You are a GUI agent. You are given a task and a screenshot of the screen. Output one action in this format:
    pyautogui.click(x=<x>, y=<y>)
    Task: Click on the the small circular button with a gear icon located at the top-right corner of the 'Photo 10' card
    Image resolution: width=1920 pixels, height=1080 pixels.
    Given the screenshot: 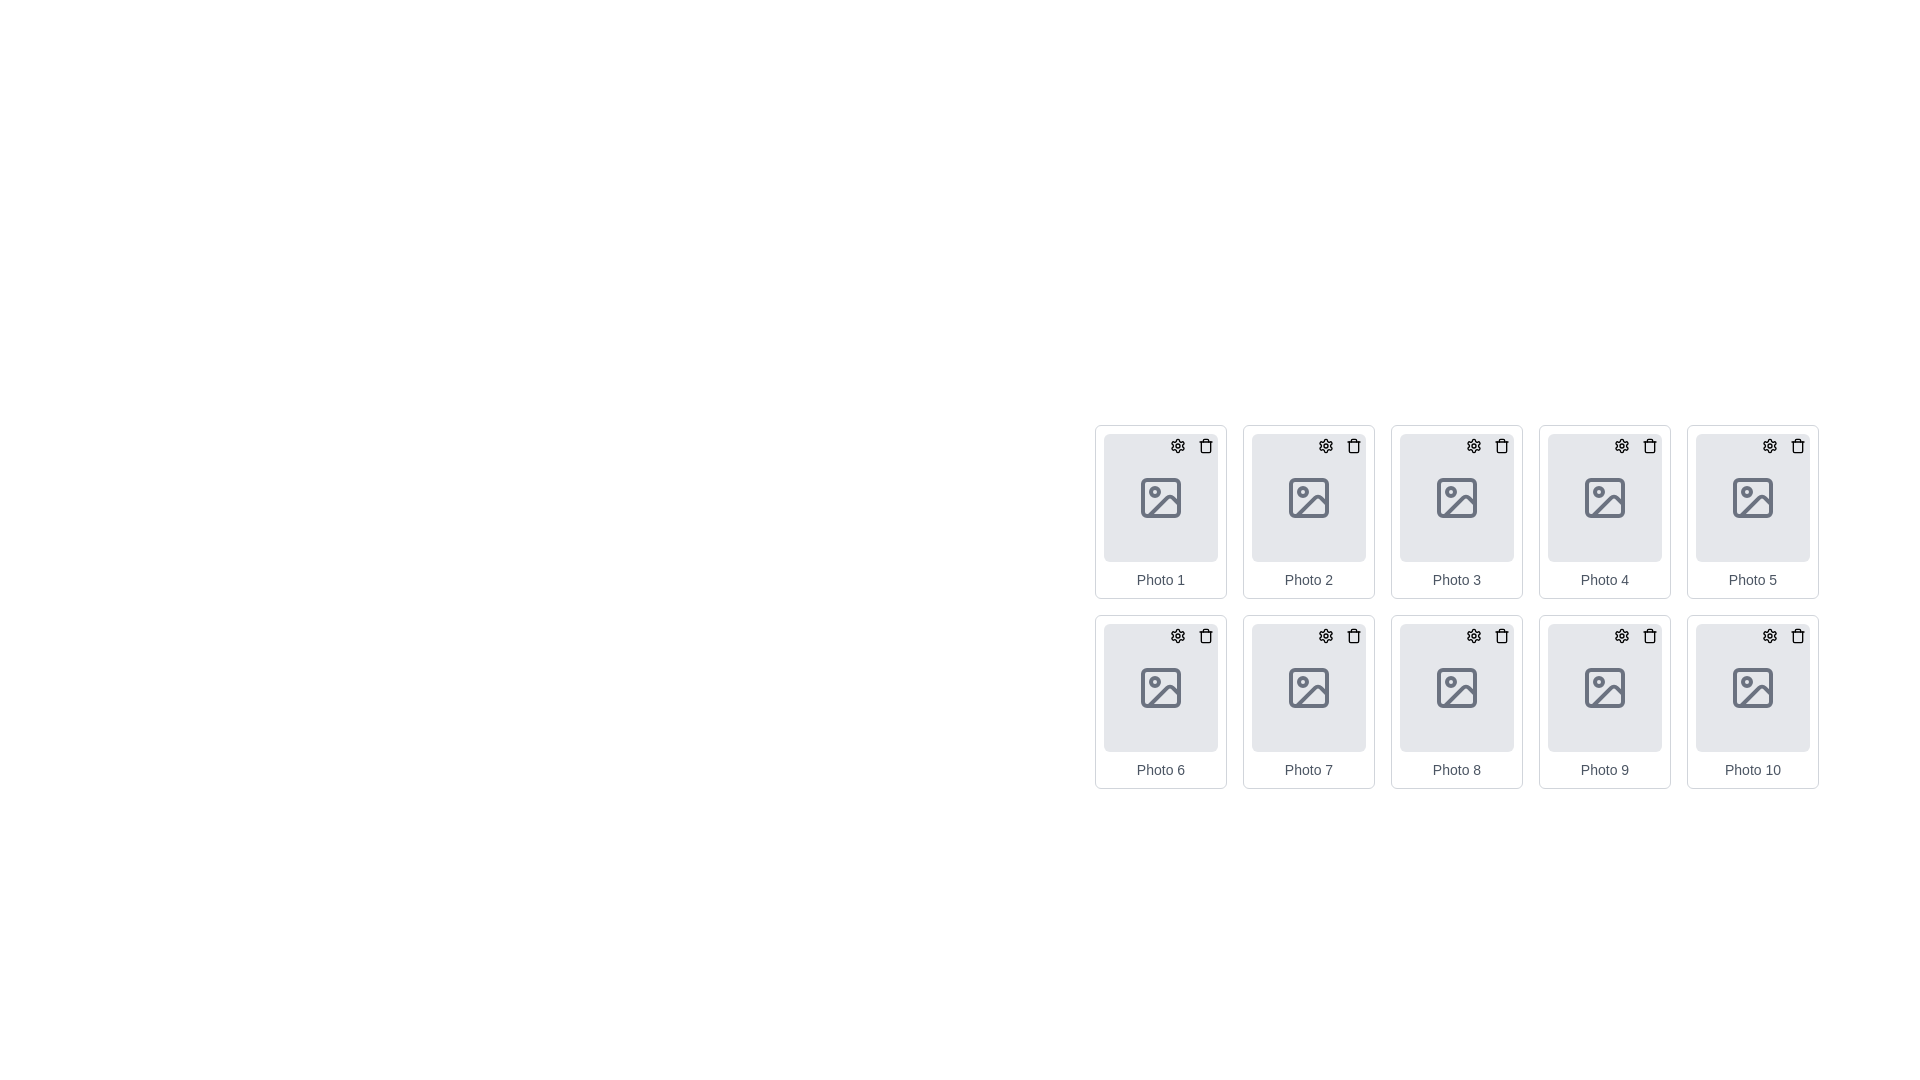 What is the action you would take?
    pyautogui.click(x=1770, y=636)
    